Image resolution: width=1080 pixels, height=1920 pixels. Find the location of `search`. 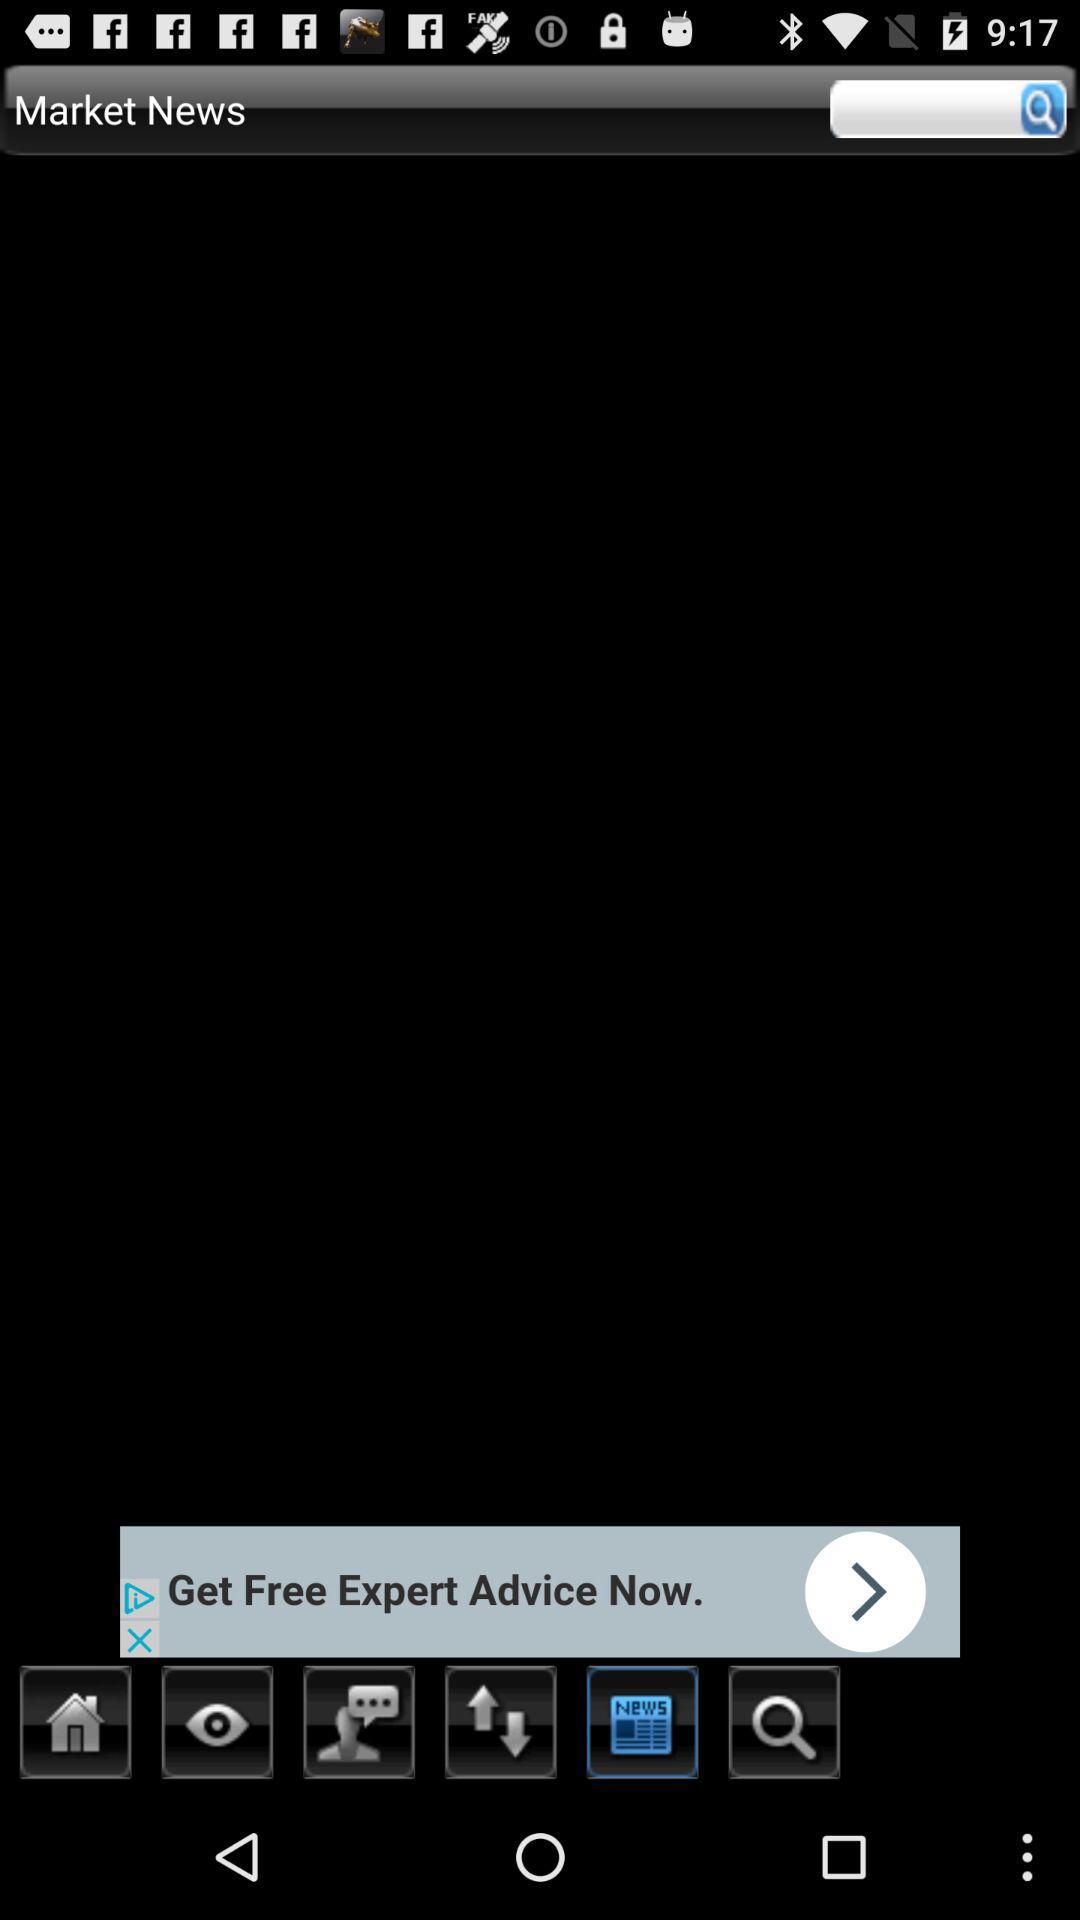

search is located at coordinates (947, 108).